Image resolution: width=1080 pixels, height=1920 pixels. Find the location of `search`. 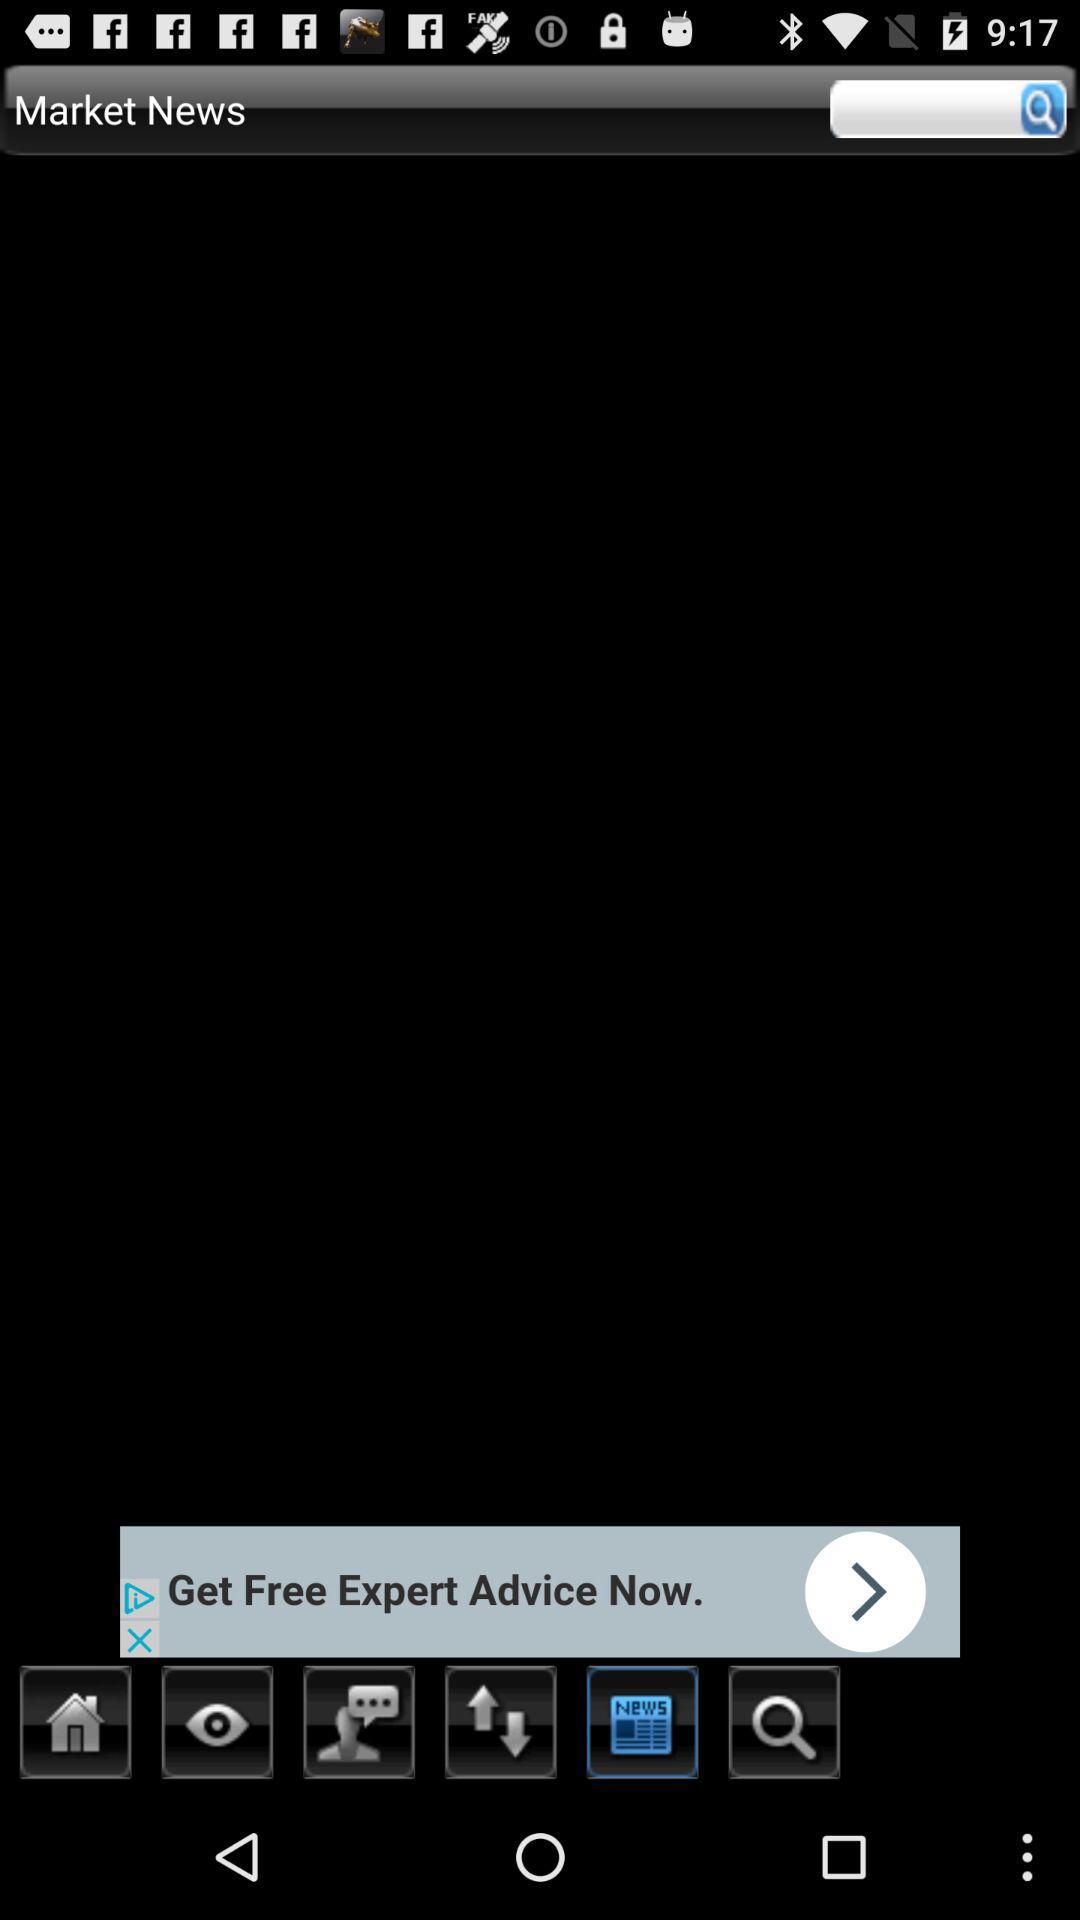

search is located at coordinates (947, 108).